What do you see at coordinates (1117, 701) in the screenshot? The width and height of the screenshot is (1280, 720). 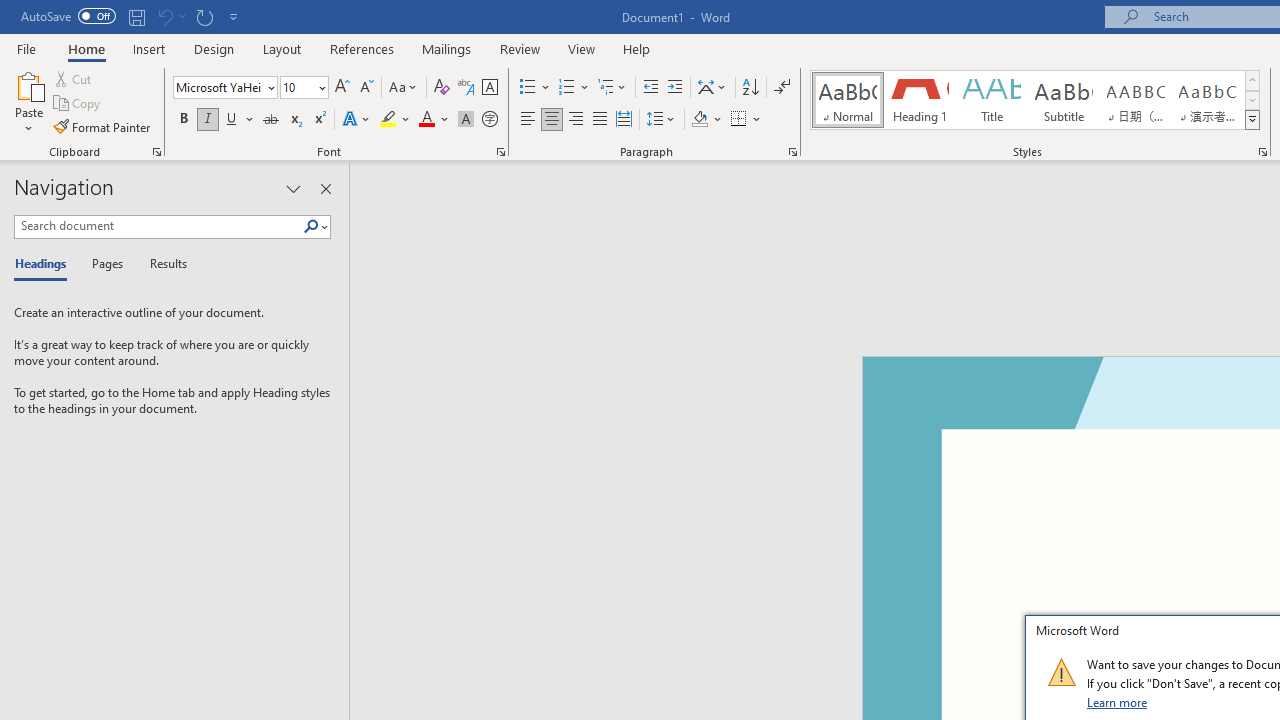 I see `'Learn more'` at bounding box center [1117, 701].